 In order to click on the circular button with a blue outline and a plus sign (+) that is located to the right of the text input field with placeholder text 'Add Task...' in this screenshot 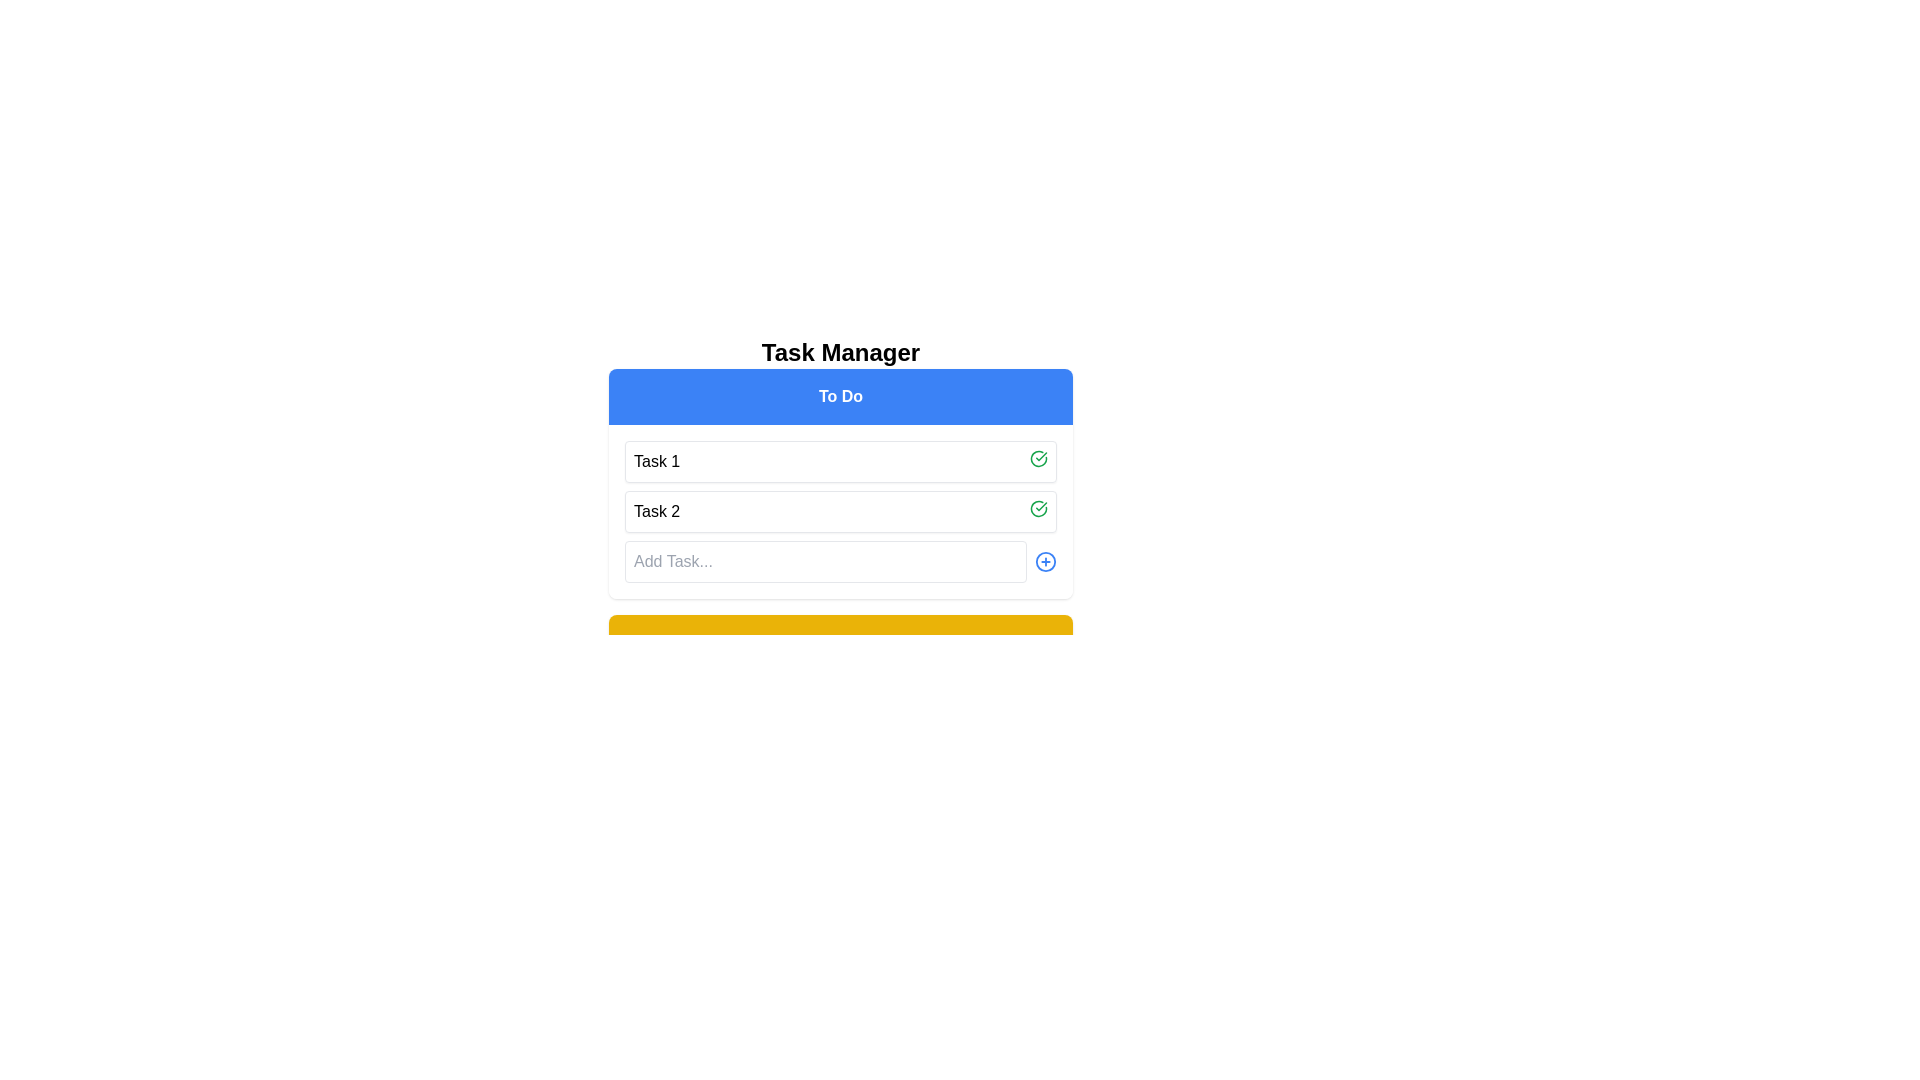, I will do `click(1045, 562)`.